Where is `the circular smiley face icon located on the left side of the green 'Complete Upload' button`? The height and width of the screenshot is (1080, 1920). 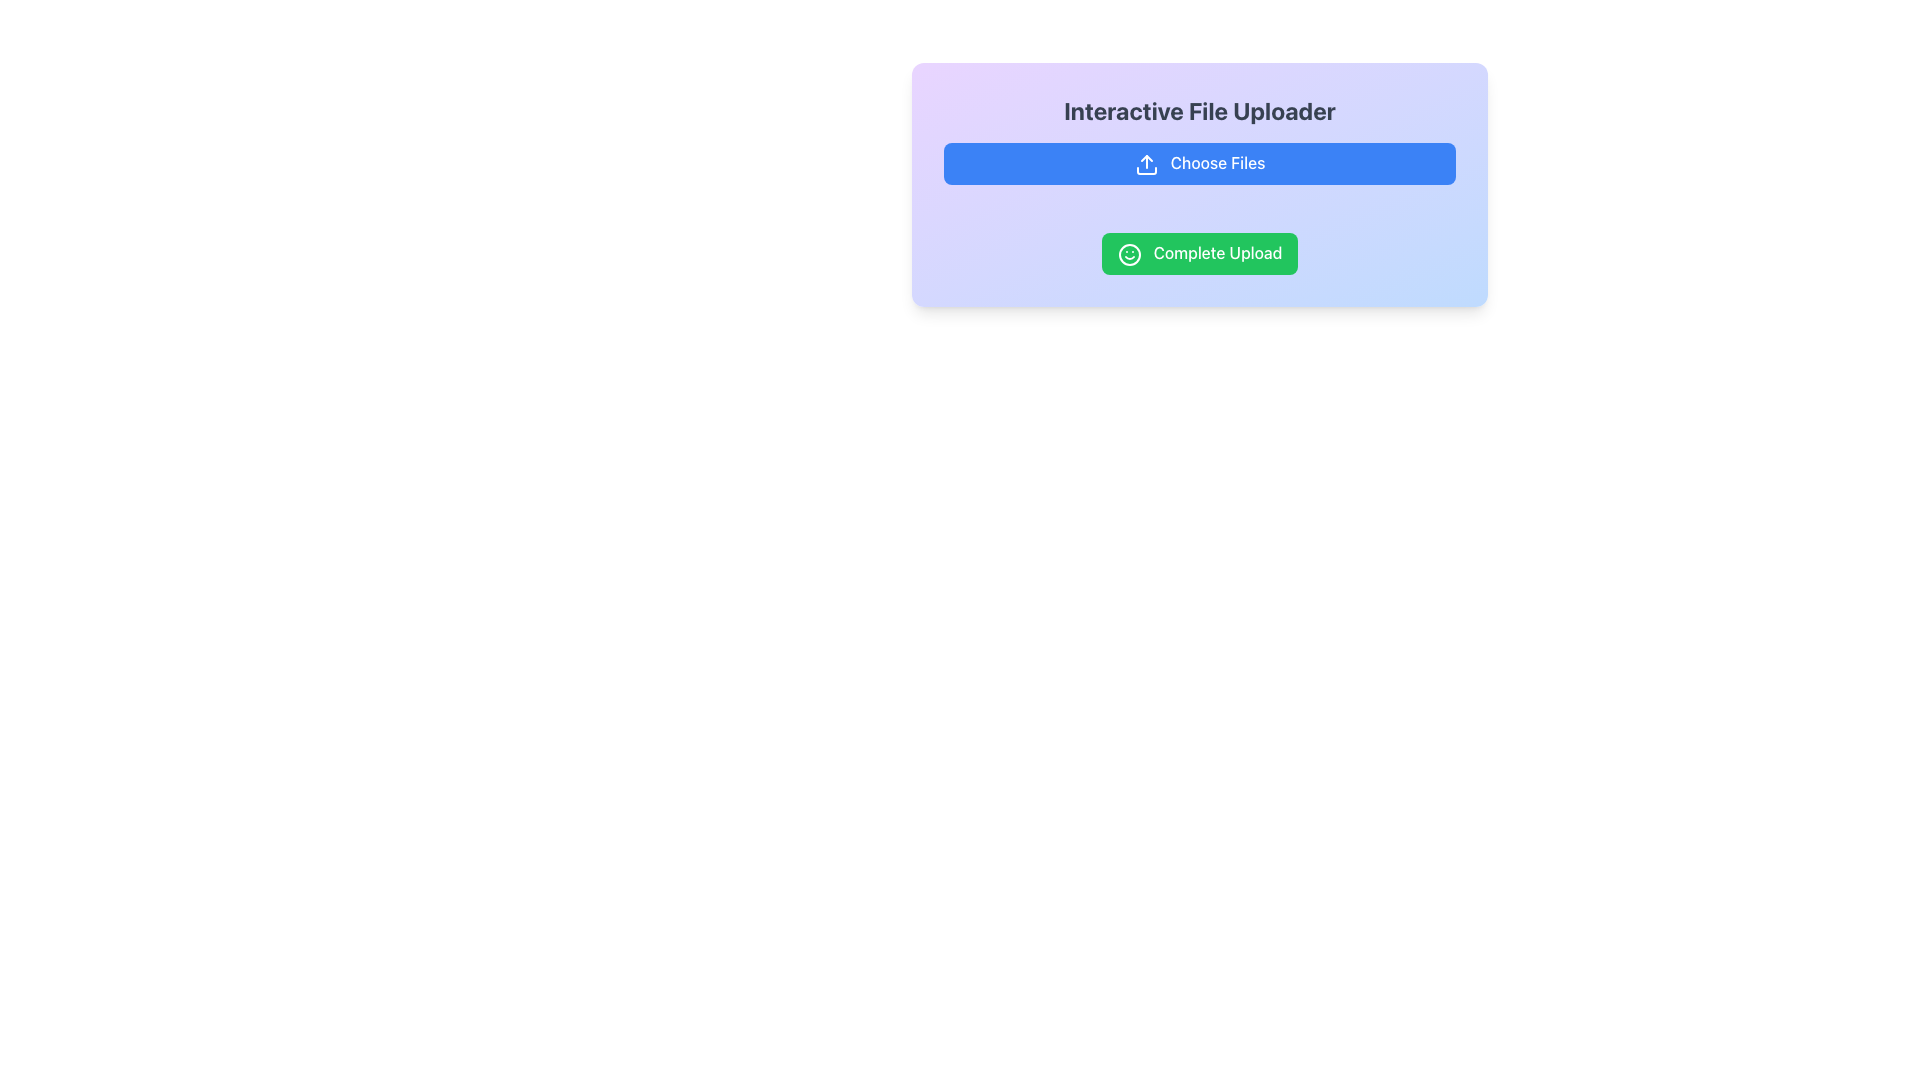
the circular smiley face icon located on the left side of the green 'Complete Upload' button is located at coordinates (1129, 253).